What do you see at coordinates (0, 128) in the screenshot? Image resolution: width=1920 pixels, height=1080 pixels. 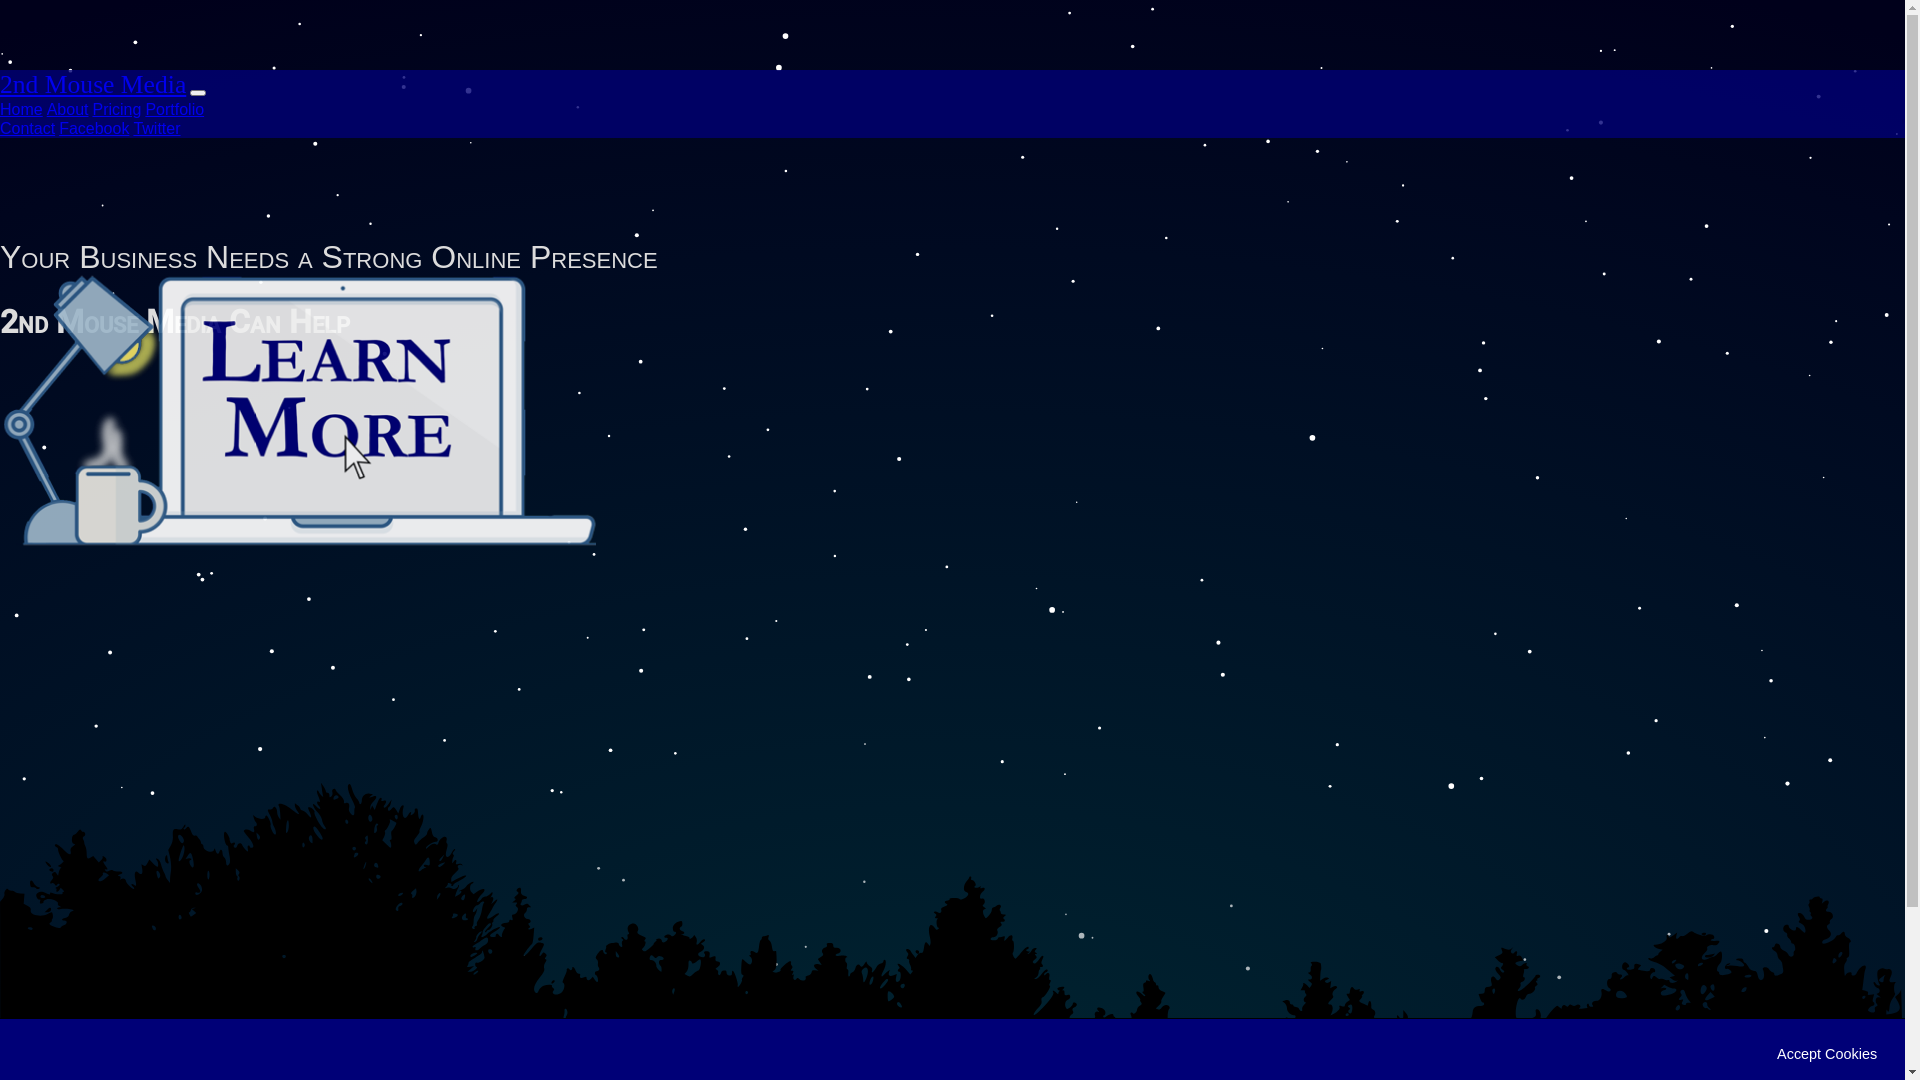 I see `'Contact'` at bounding box center [0, 128].